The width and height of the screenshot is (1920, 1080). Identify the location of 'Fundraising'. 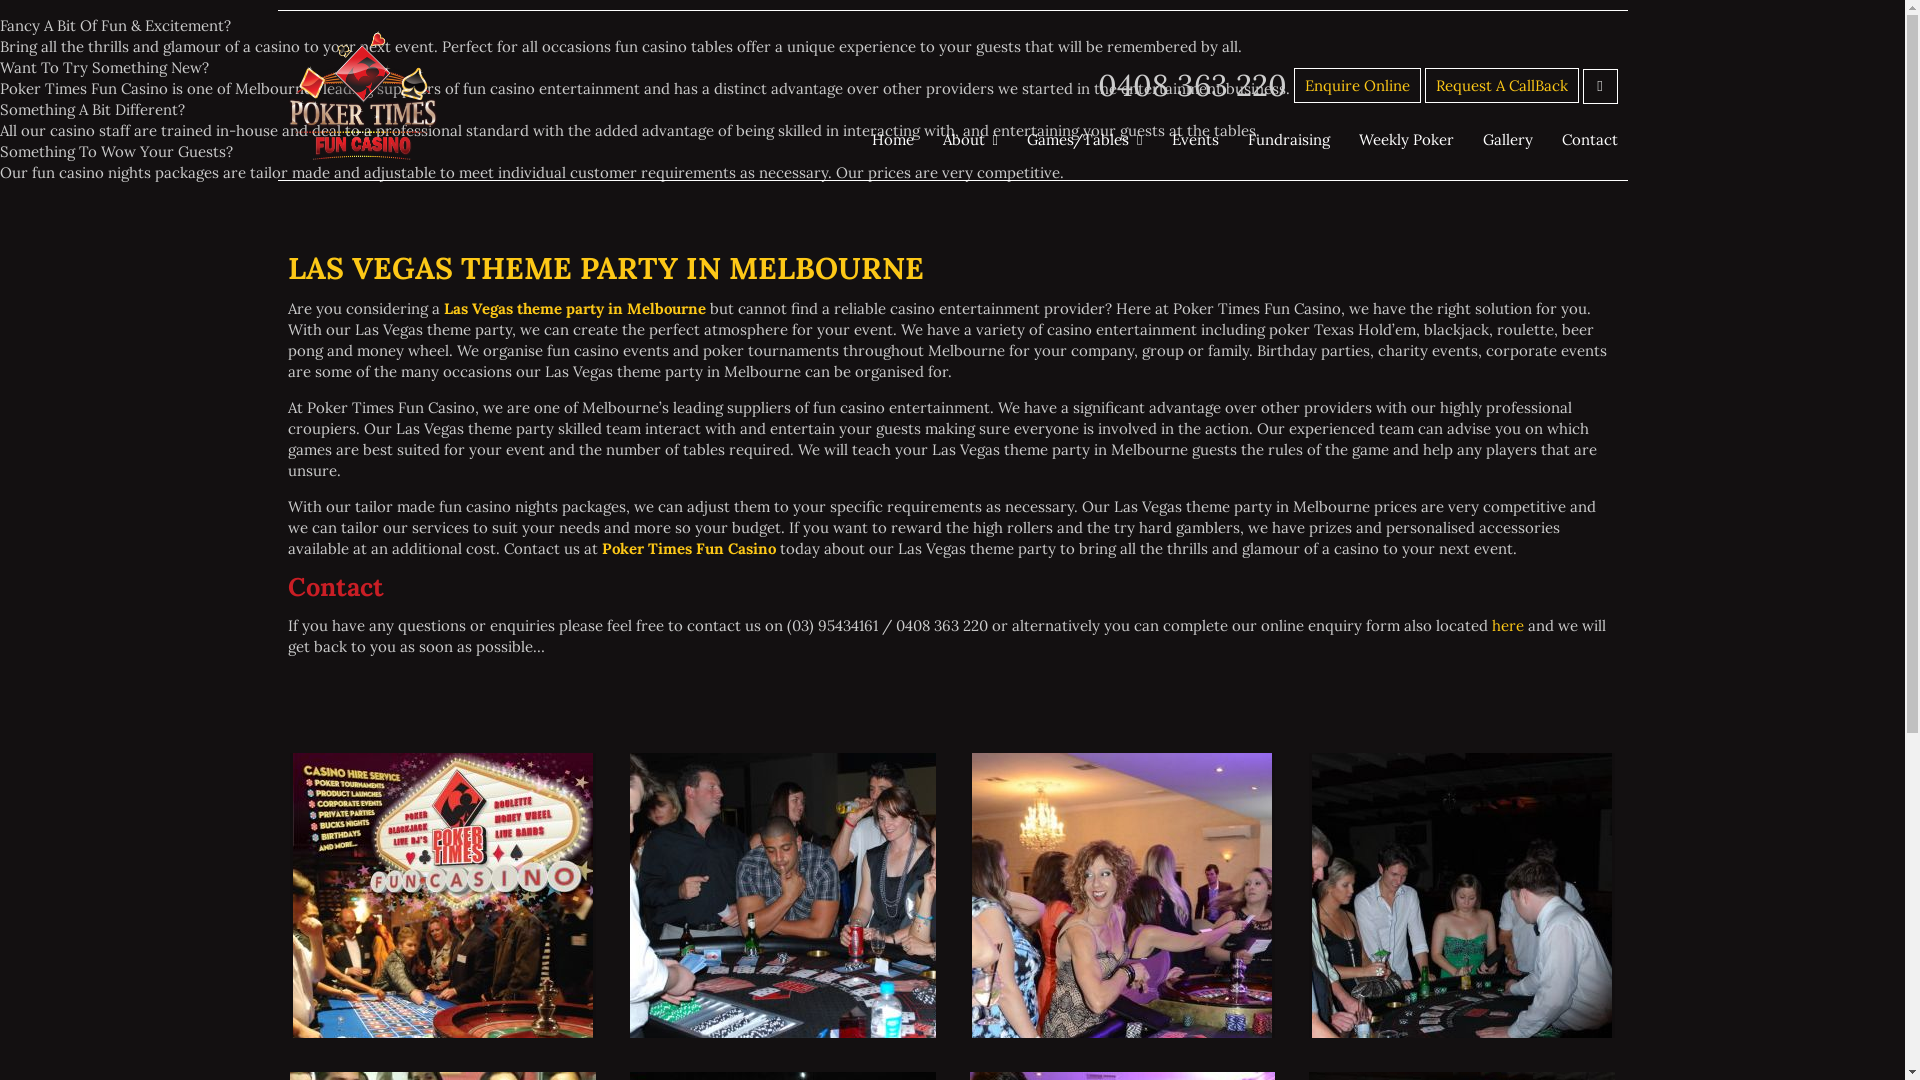
(1289, 137).